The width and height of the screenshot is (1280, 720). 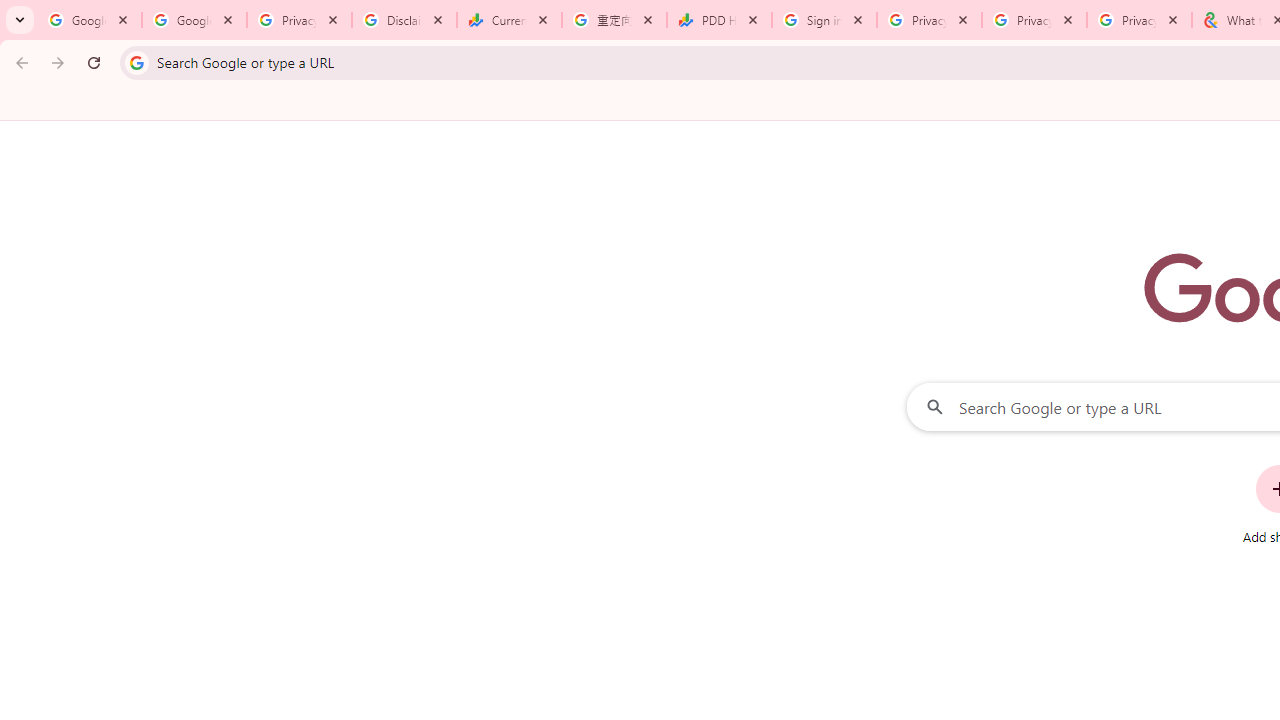 I want to click on 'Google Workspace Admin Community', so click(x=88, y=20).